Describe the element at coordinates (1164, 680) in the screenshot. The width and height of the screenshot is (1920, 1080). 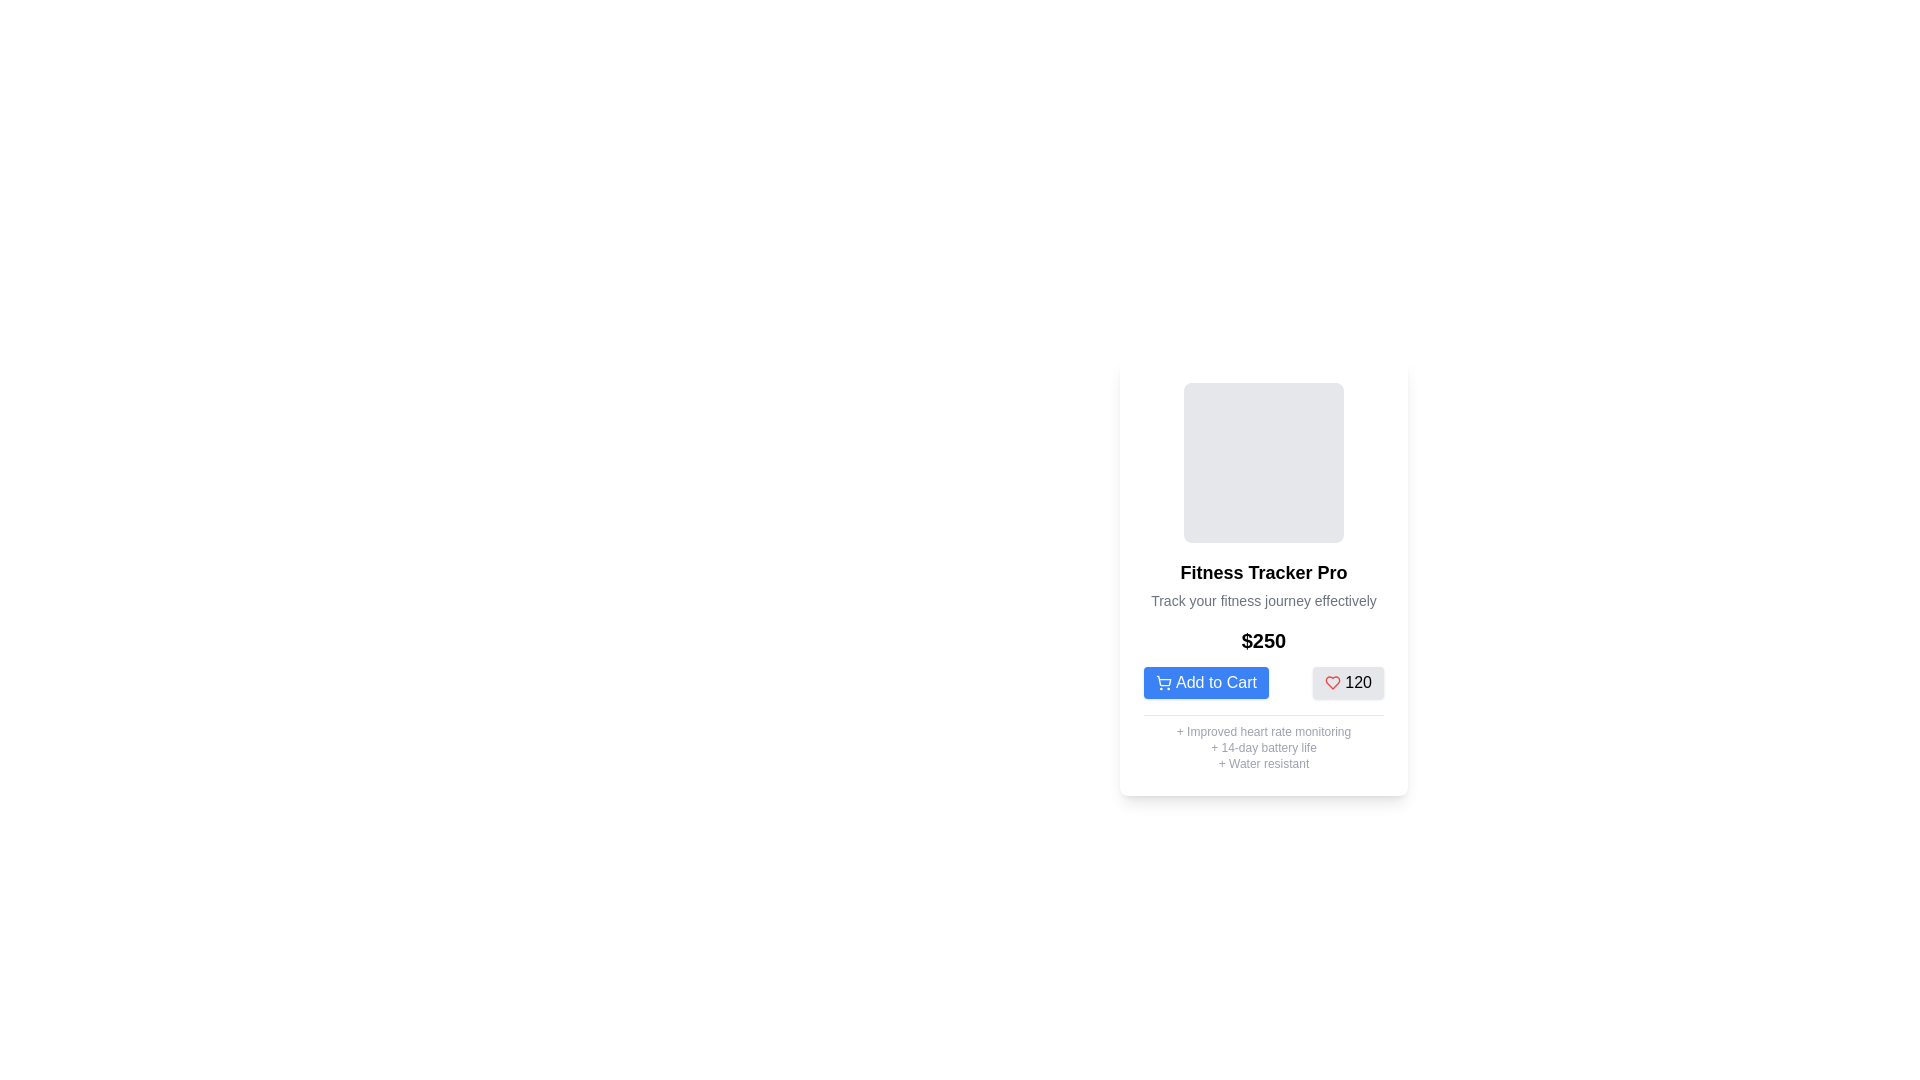
I see `the shopping cart body icon within the 'Add to Cart' button, which visually indicates the 'Add to Cart' interaction` at that location.